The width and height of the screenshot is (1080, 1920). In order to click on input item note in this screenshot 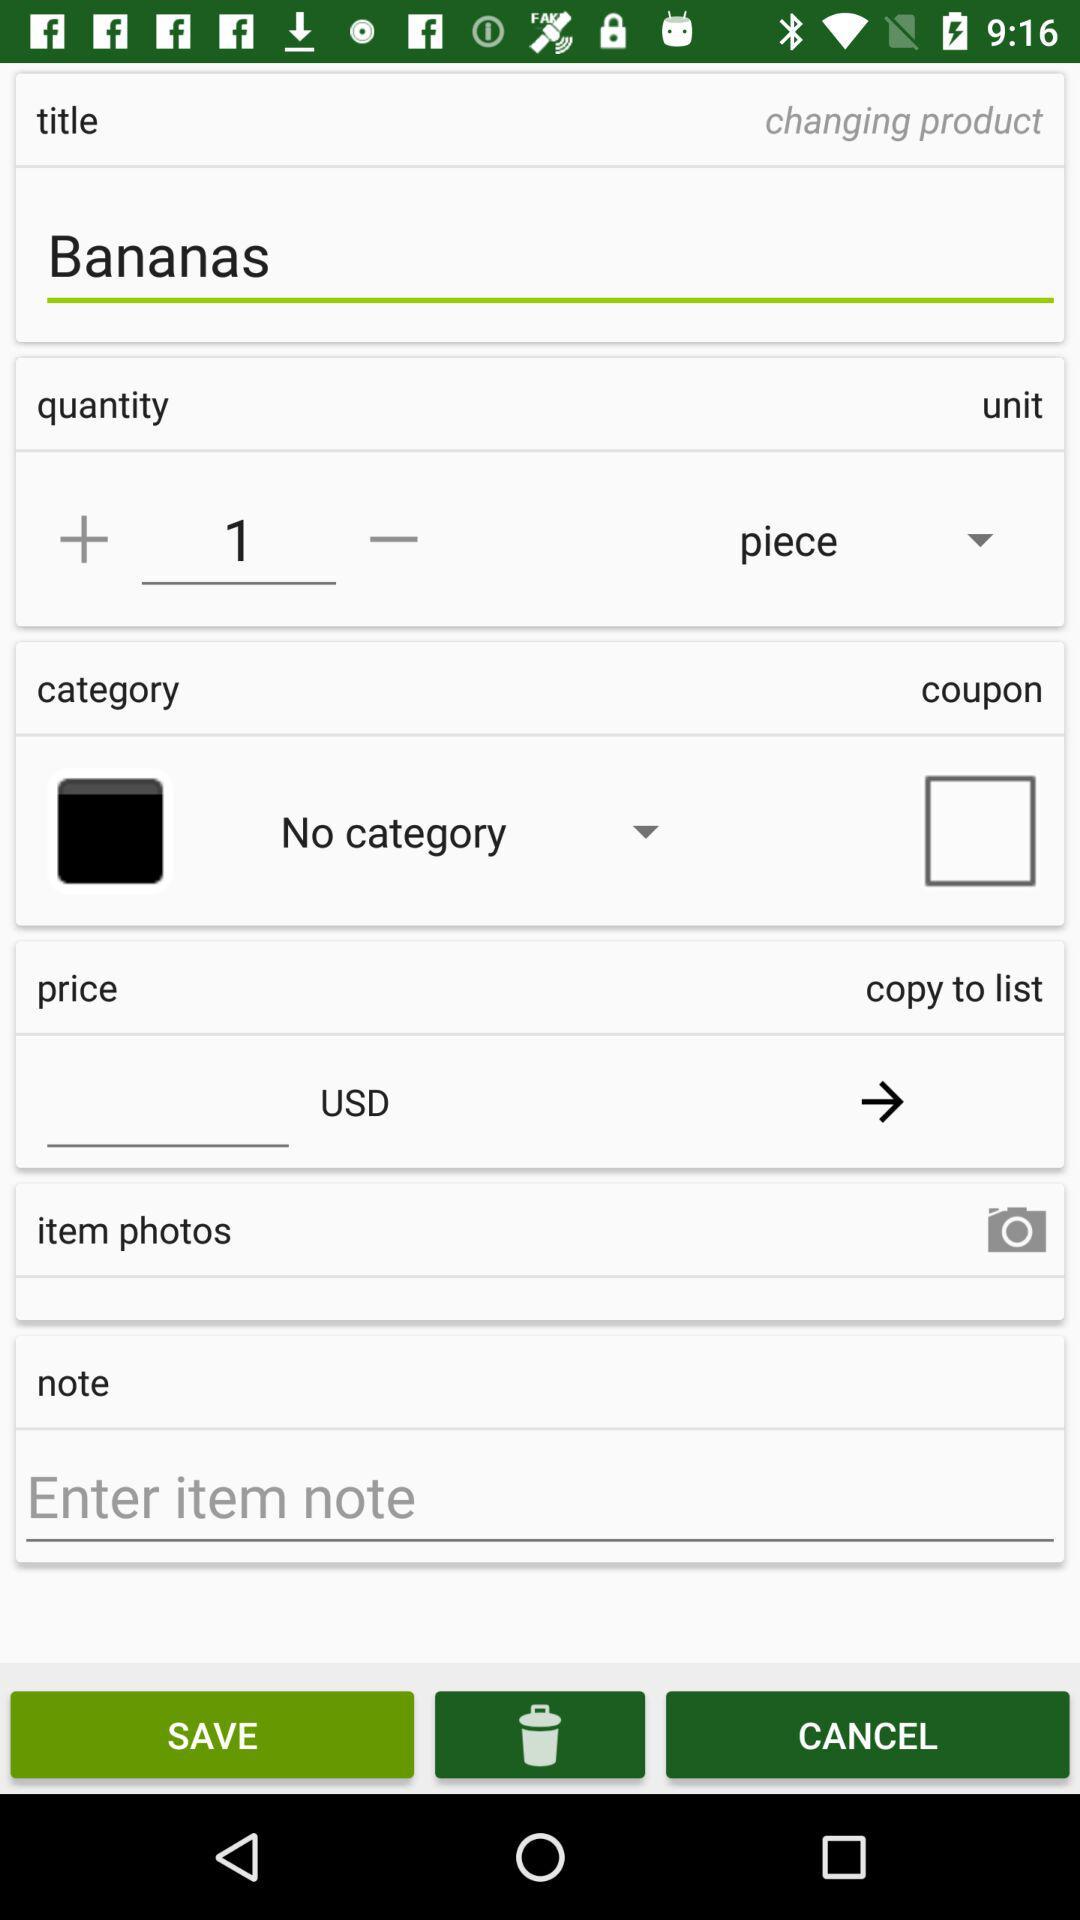, I will do `click(540, 1496)`.